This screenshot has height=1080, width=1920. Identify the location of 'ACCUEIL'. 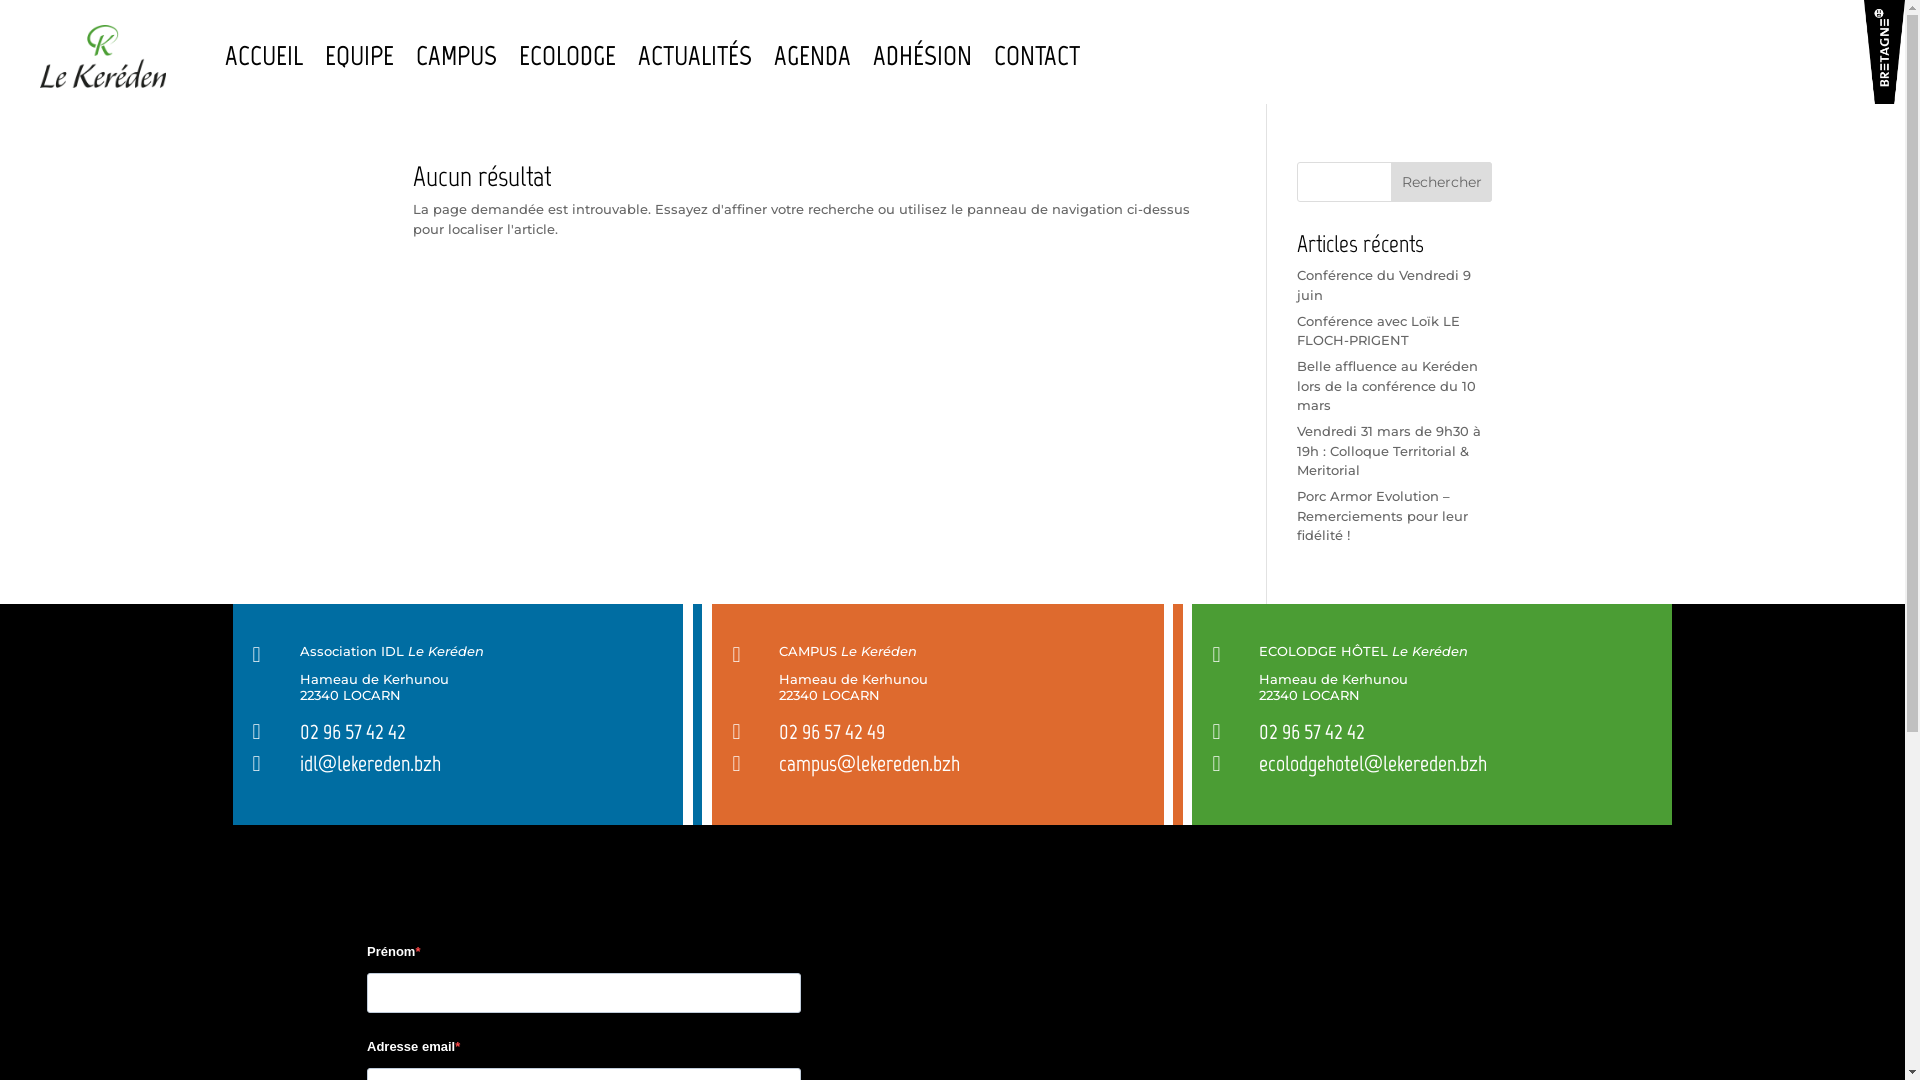
(263, 55).